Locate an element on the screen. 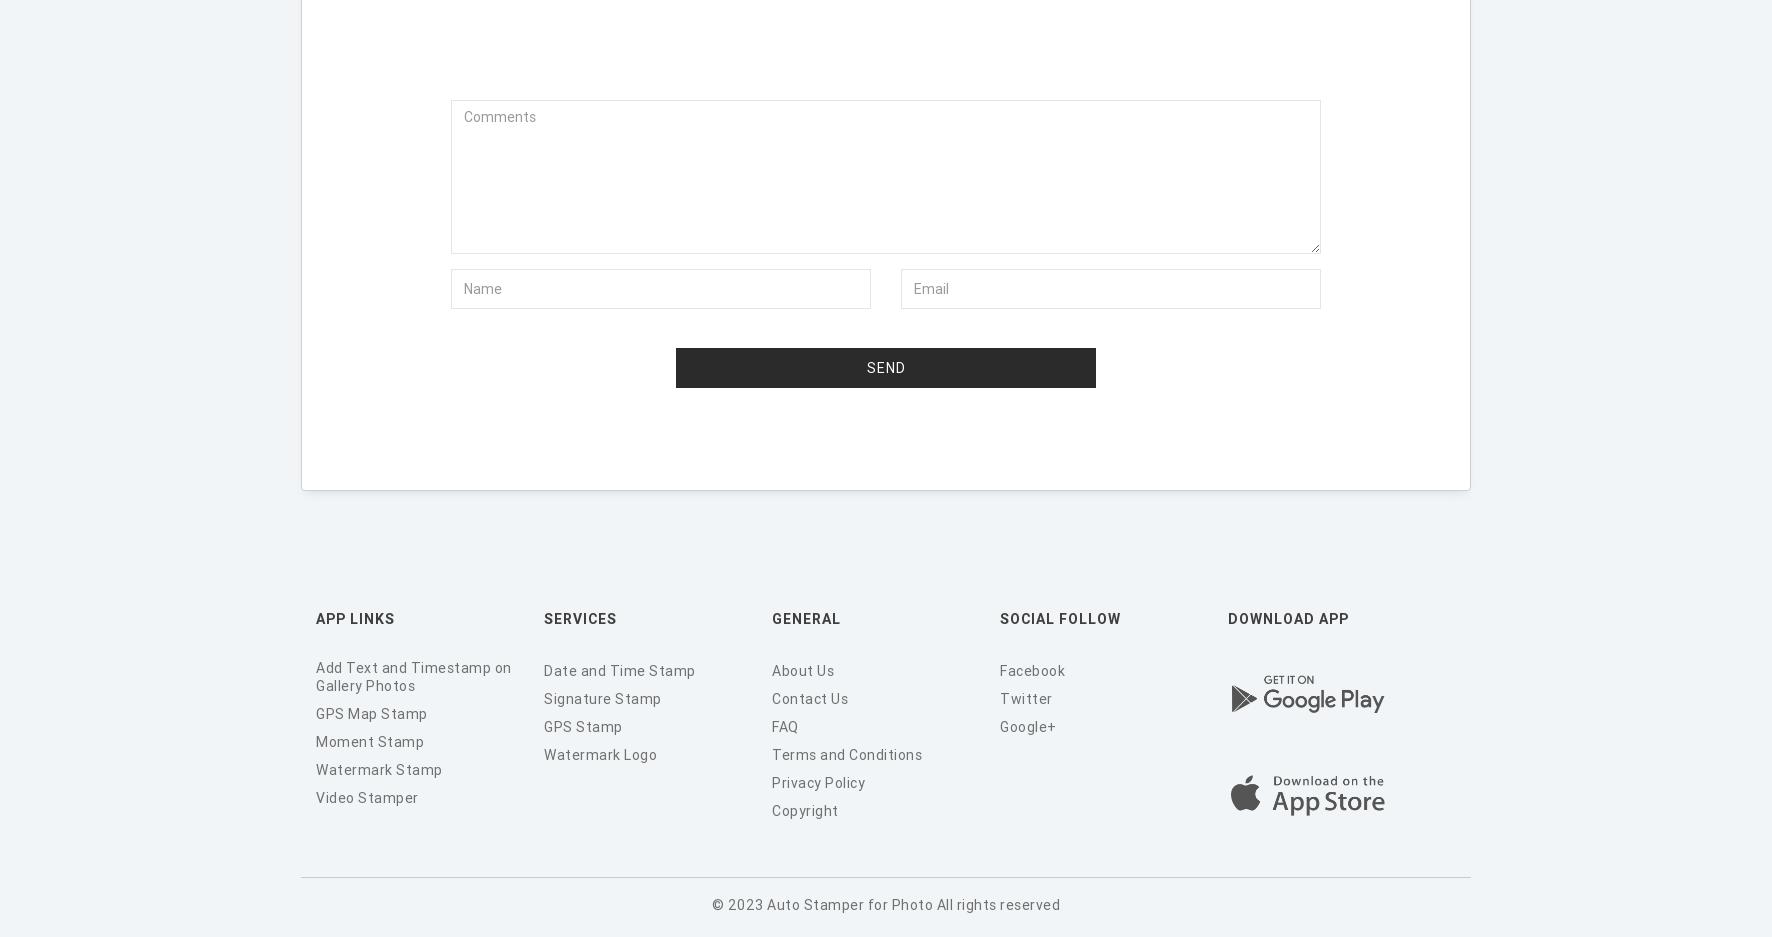 This screenshot has width=1772, height=937. 'Contact Us' is located at coordinates (809, 697).